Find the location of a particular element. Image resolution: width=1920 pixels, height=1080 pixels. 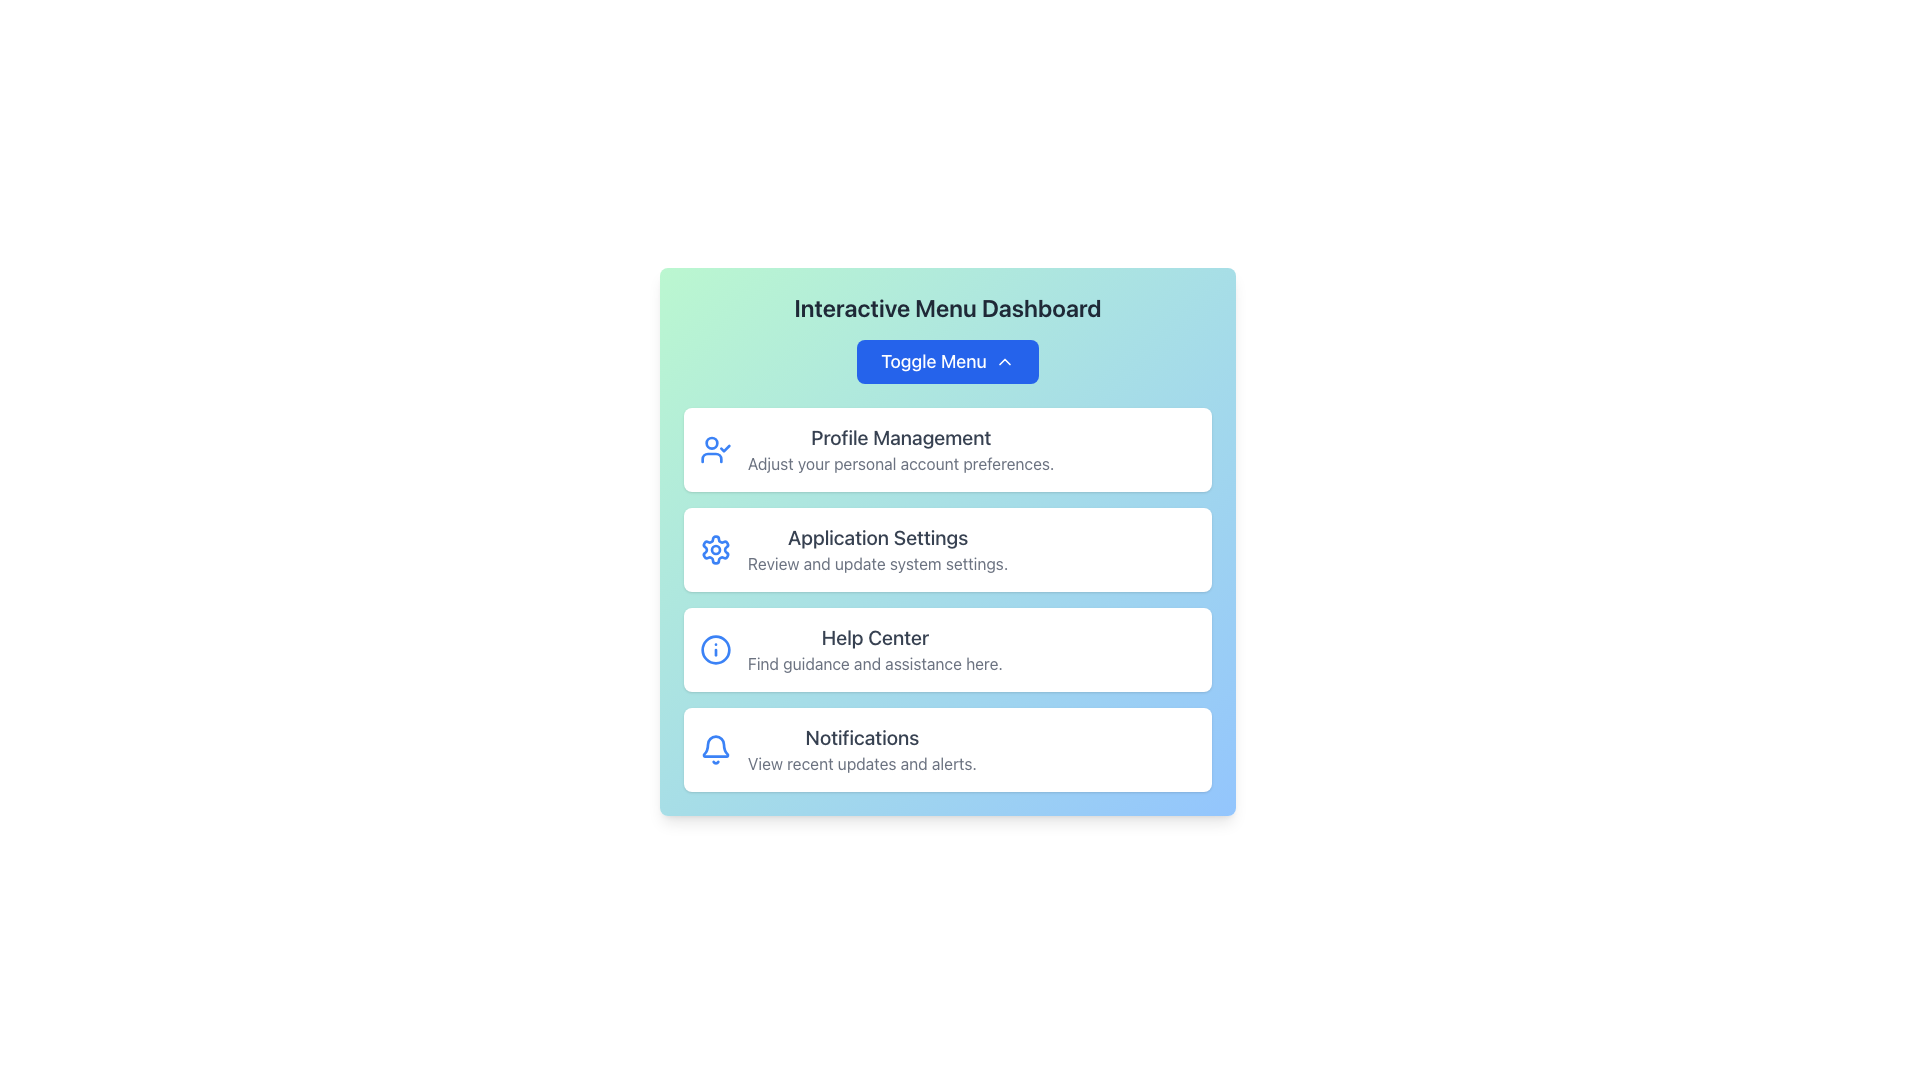

the third option in the menu that directs users to the 'Help Center', located between 'Application Settings' and 'Notifications' is located at coordinates (947, 650).